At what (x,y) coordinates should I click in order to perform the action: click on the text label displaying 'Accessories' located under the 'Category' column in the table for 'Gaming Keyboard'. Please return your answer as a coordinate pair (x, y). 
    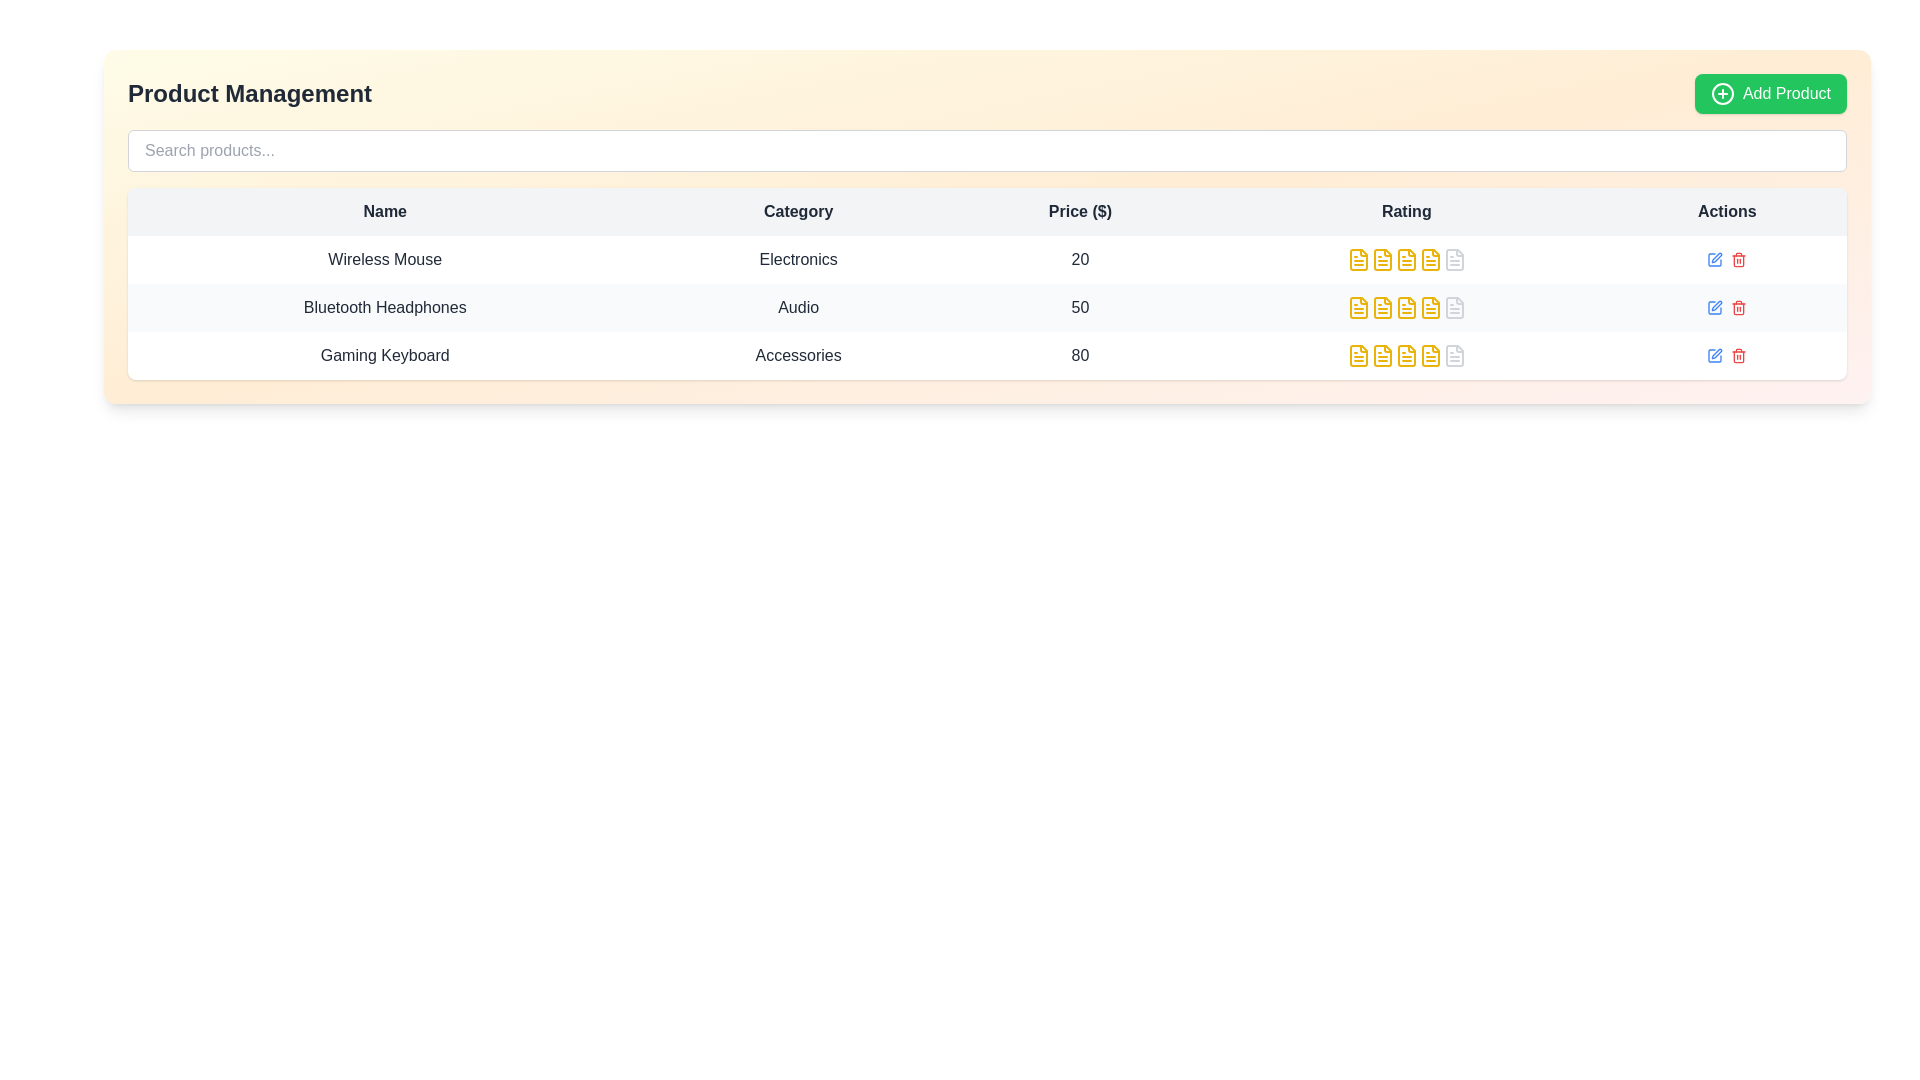
    Looking at the image, I should click on (797, 354).